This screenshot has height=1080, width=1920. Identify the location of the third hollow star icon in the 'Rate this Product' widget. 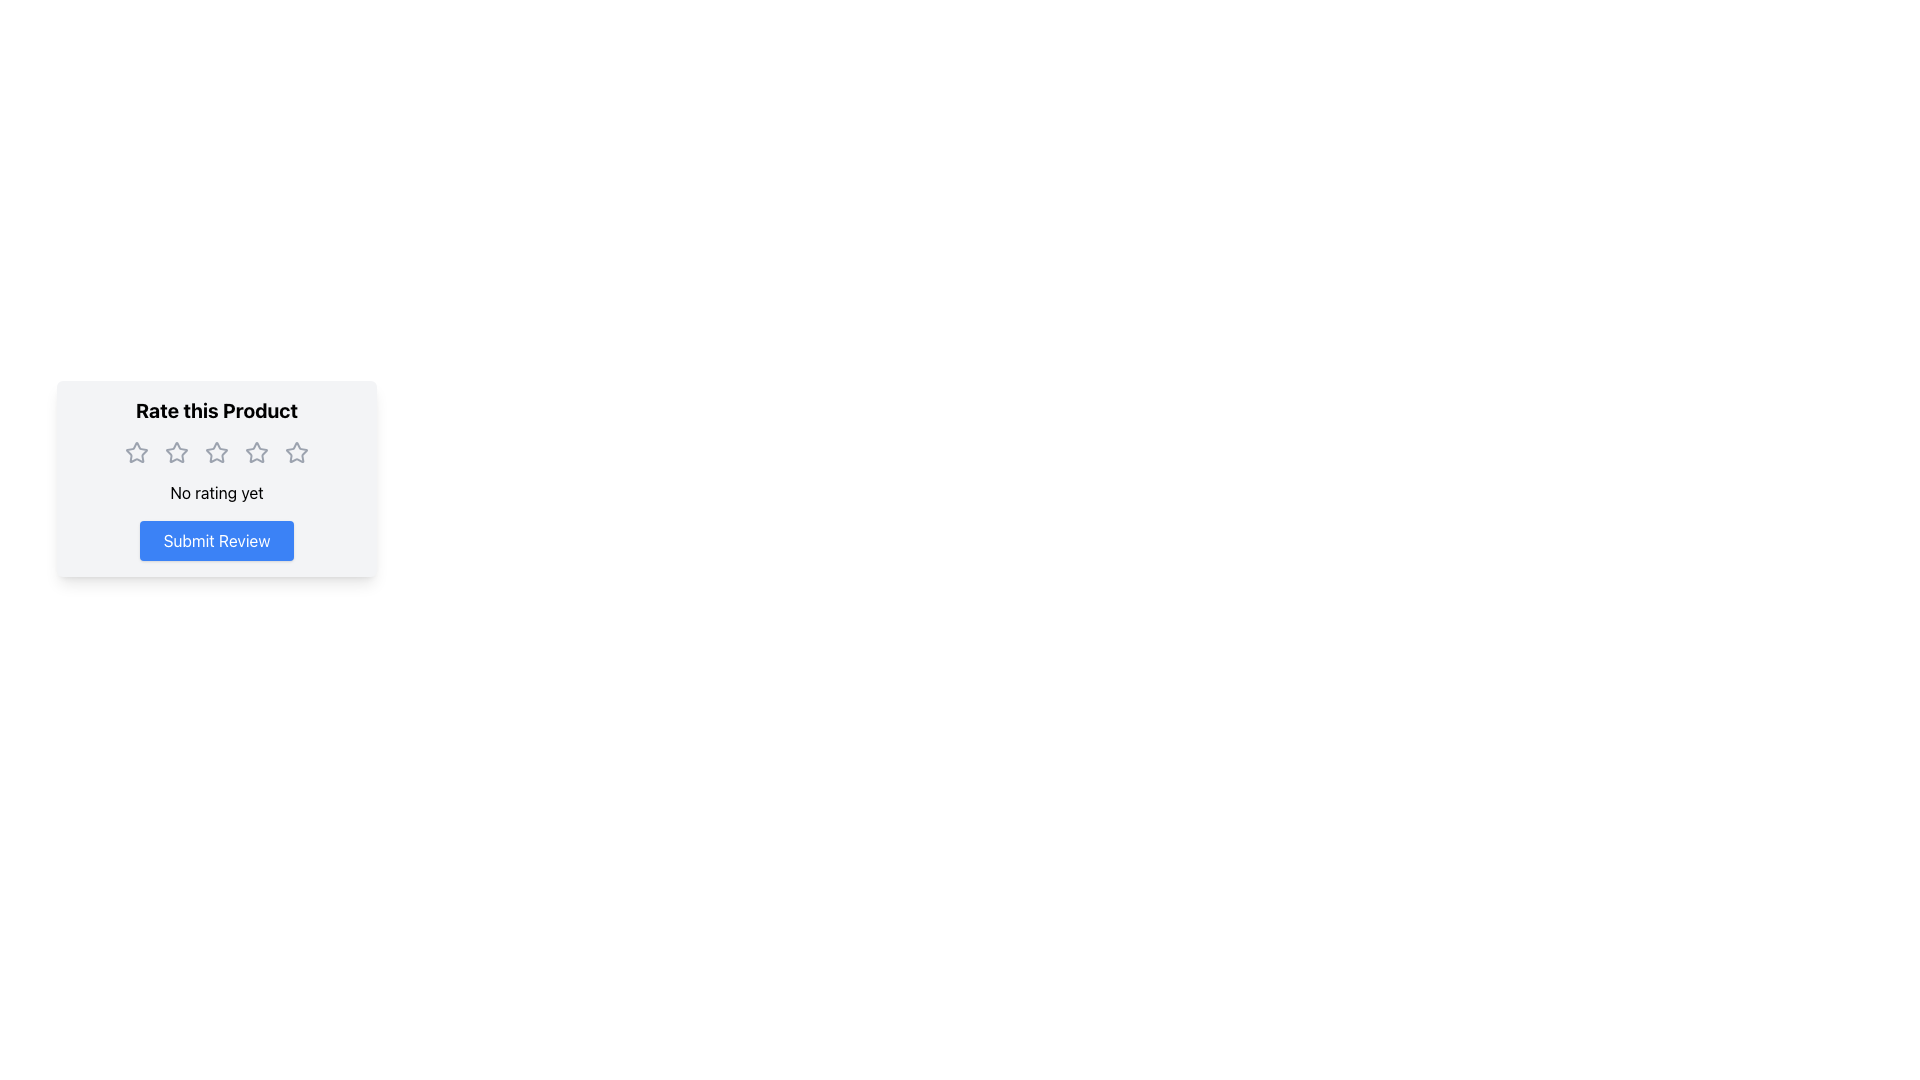
(256, 452).